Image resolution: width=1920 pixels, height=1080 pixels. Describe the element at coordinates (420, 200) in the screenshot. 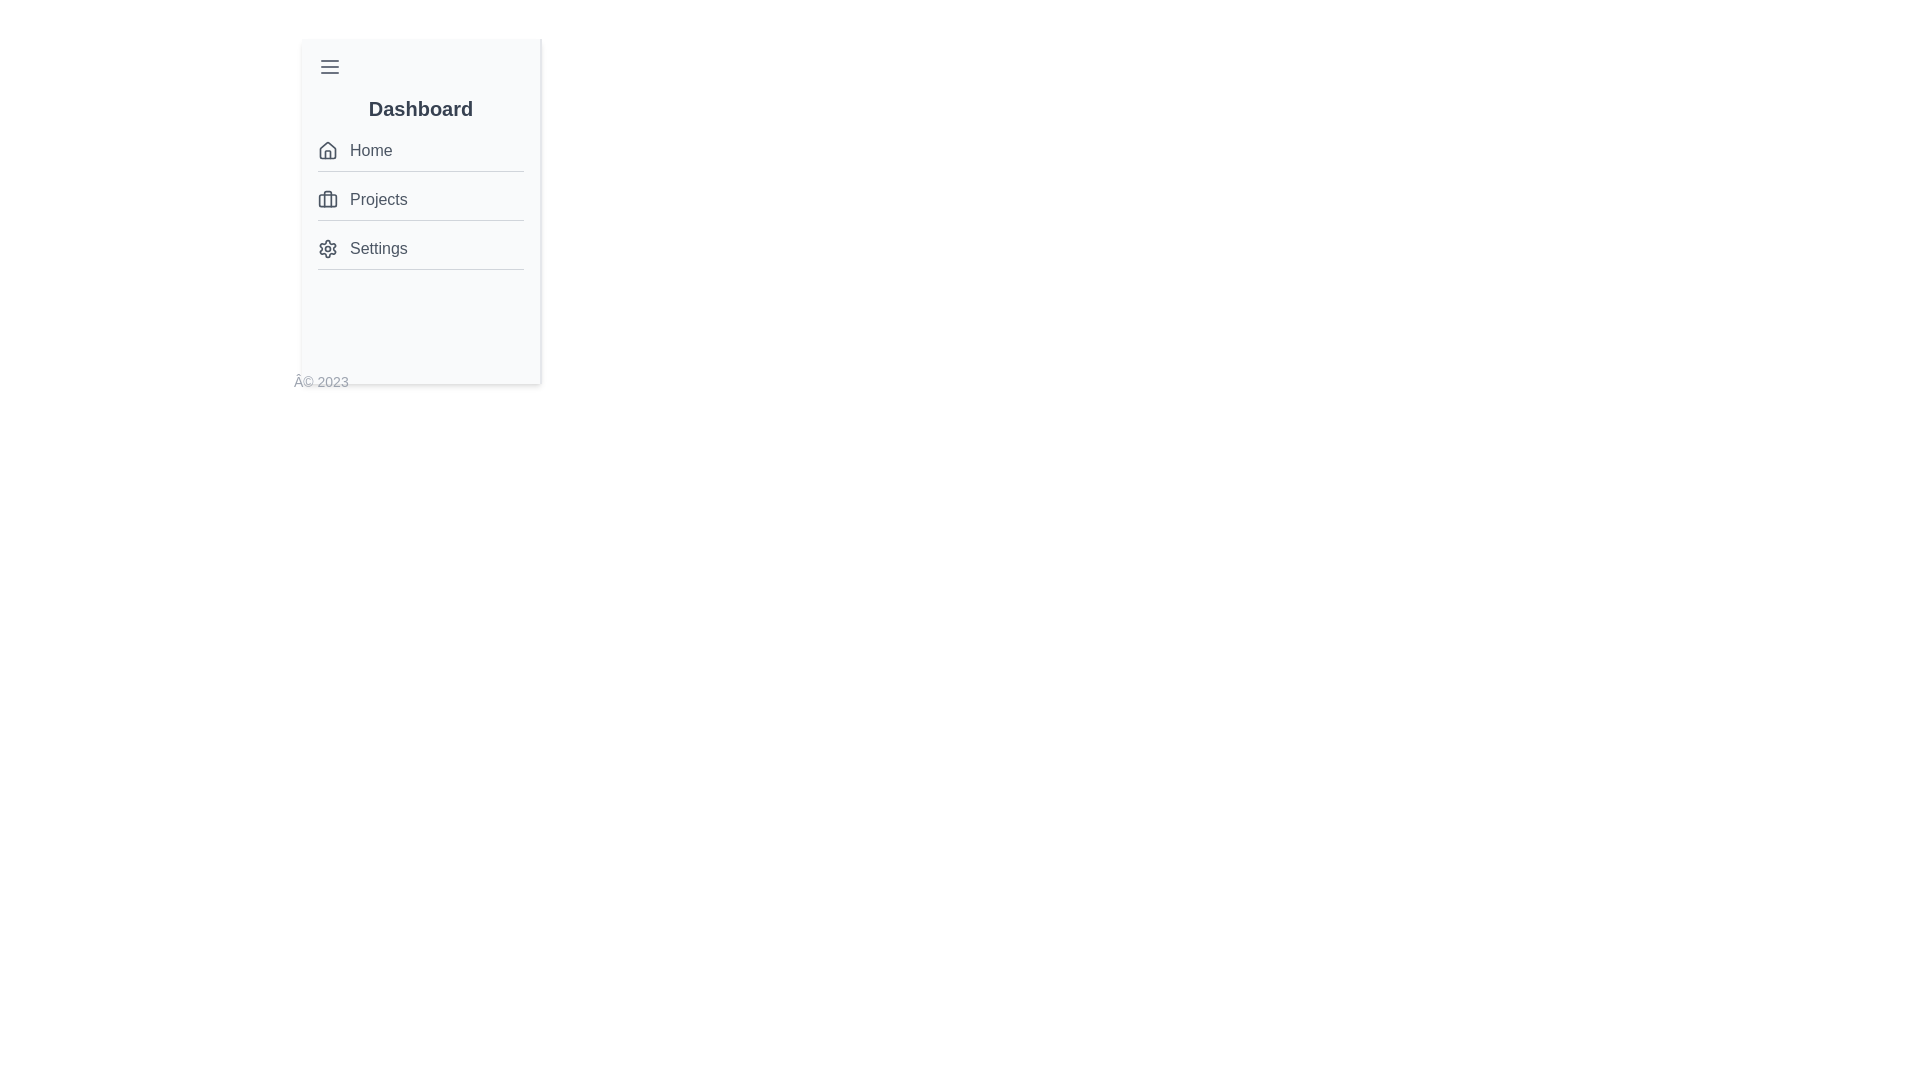

I see `the 'Projects' item in the sidebar to navigate to the 'Projects' section` at that location.